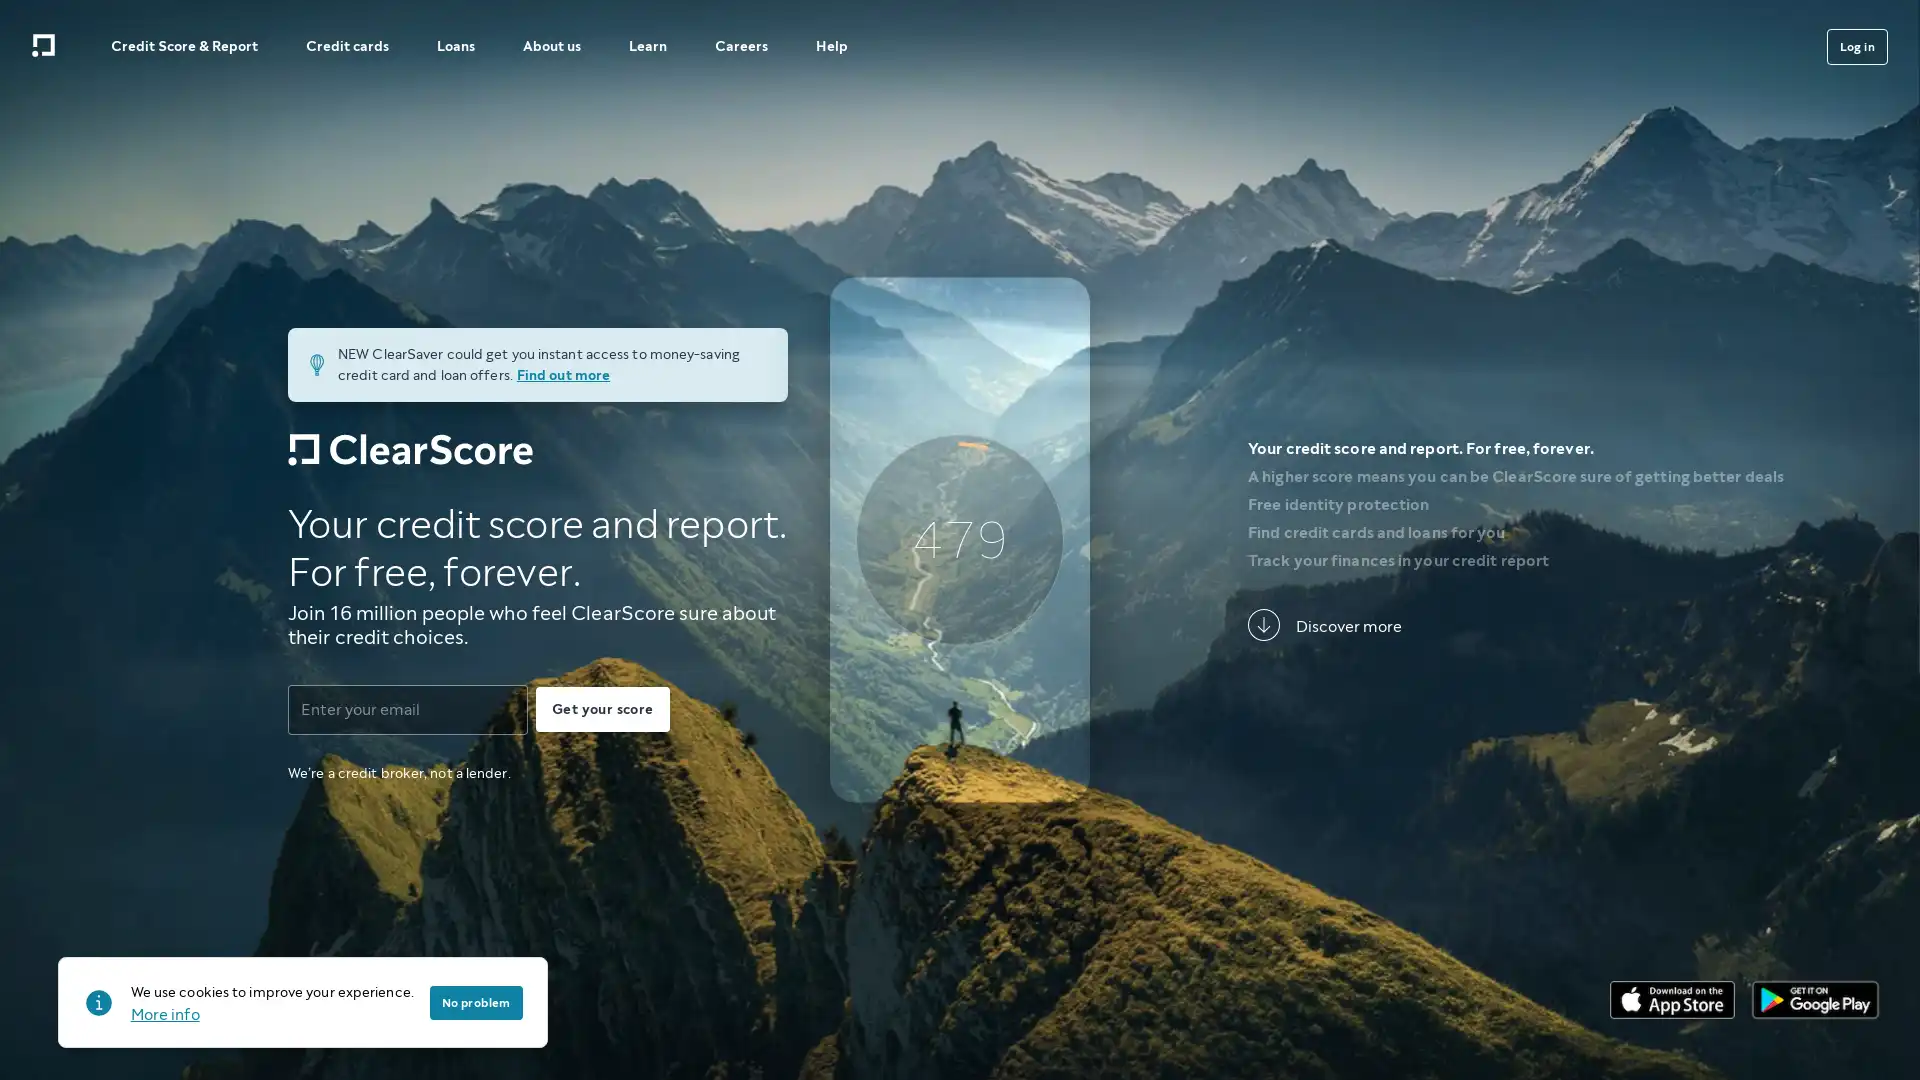  I want to click on Get your score, so click(601, 708).